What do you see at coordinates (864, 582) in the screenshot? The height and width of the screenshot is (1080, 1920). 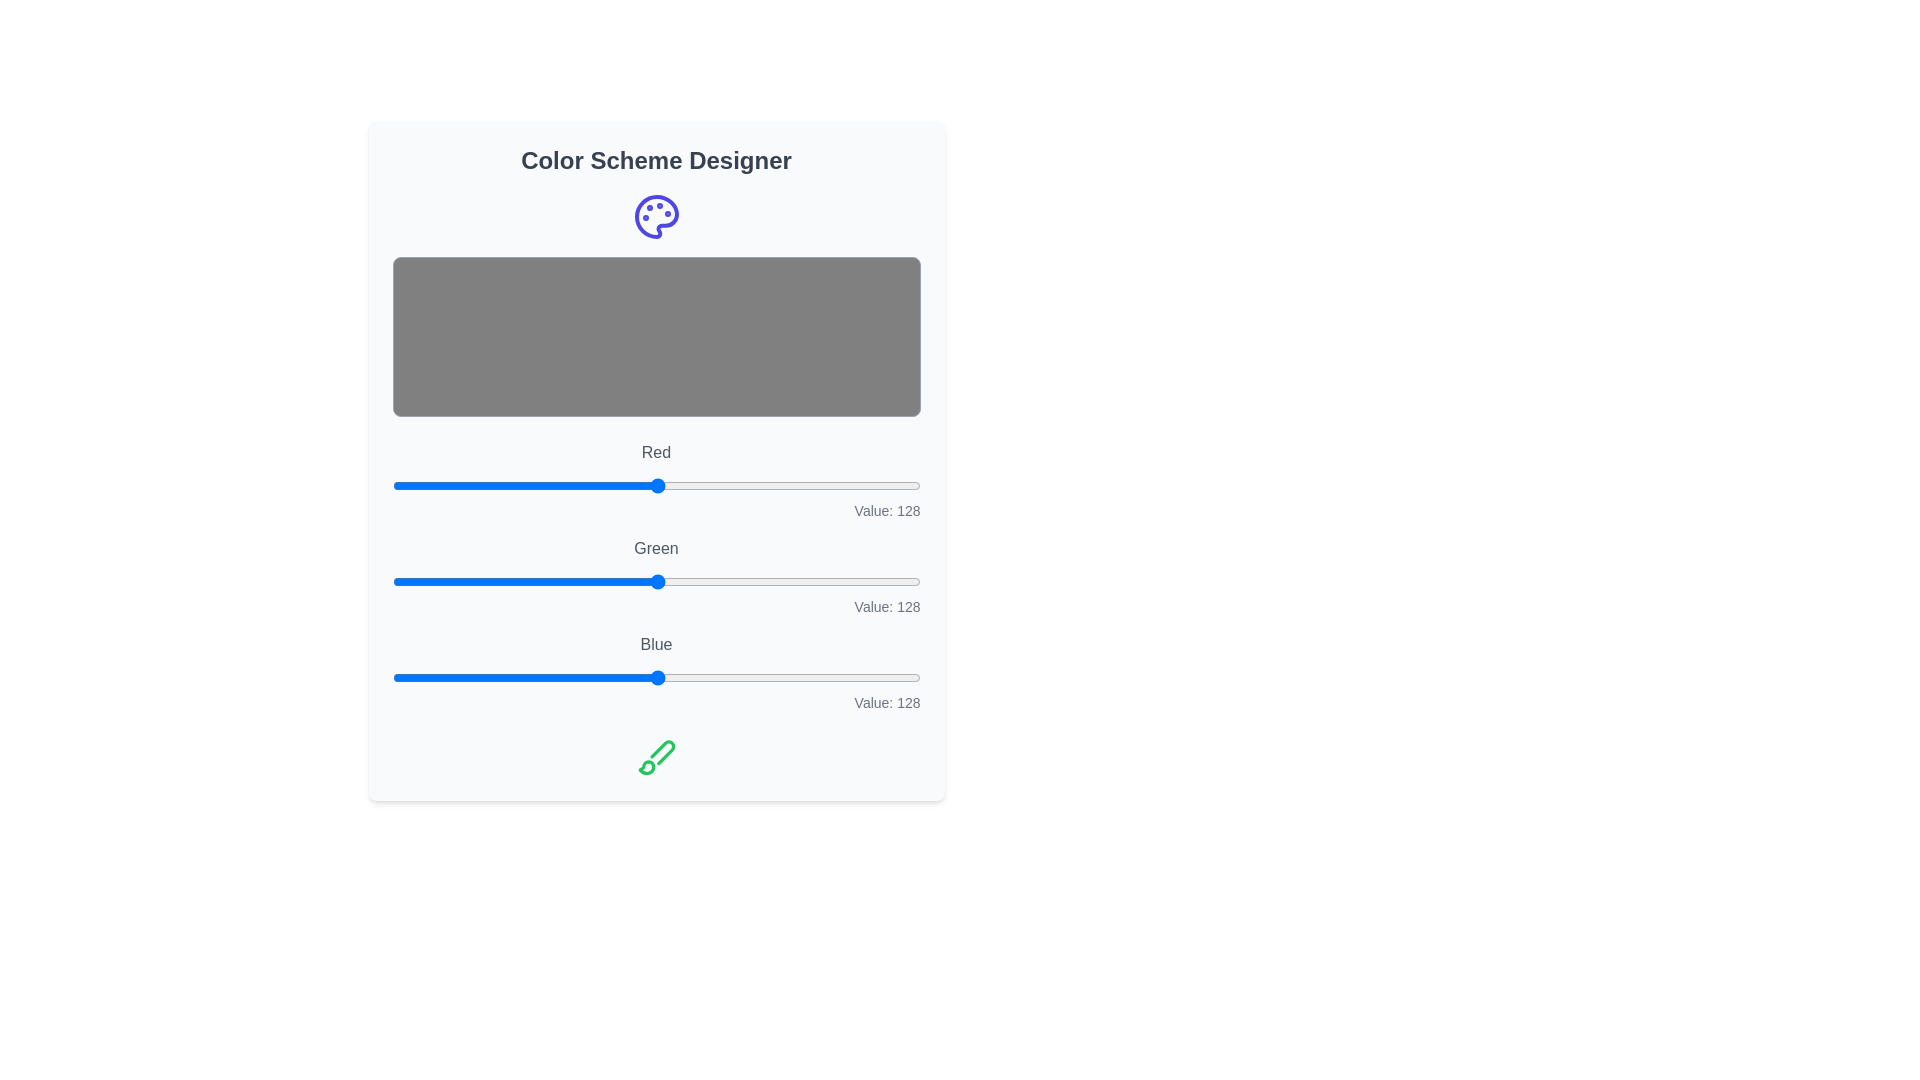 I see `the slider` at bounding box center [864, 582].